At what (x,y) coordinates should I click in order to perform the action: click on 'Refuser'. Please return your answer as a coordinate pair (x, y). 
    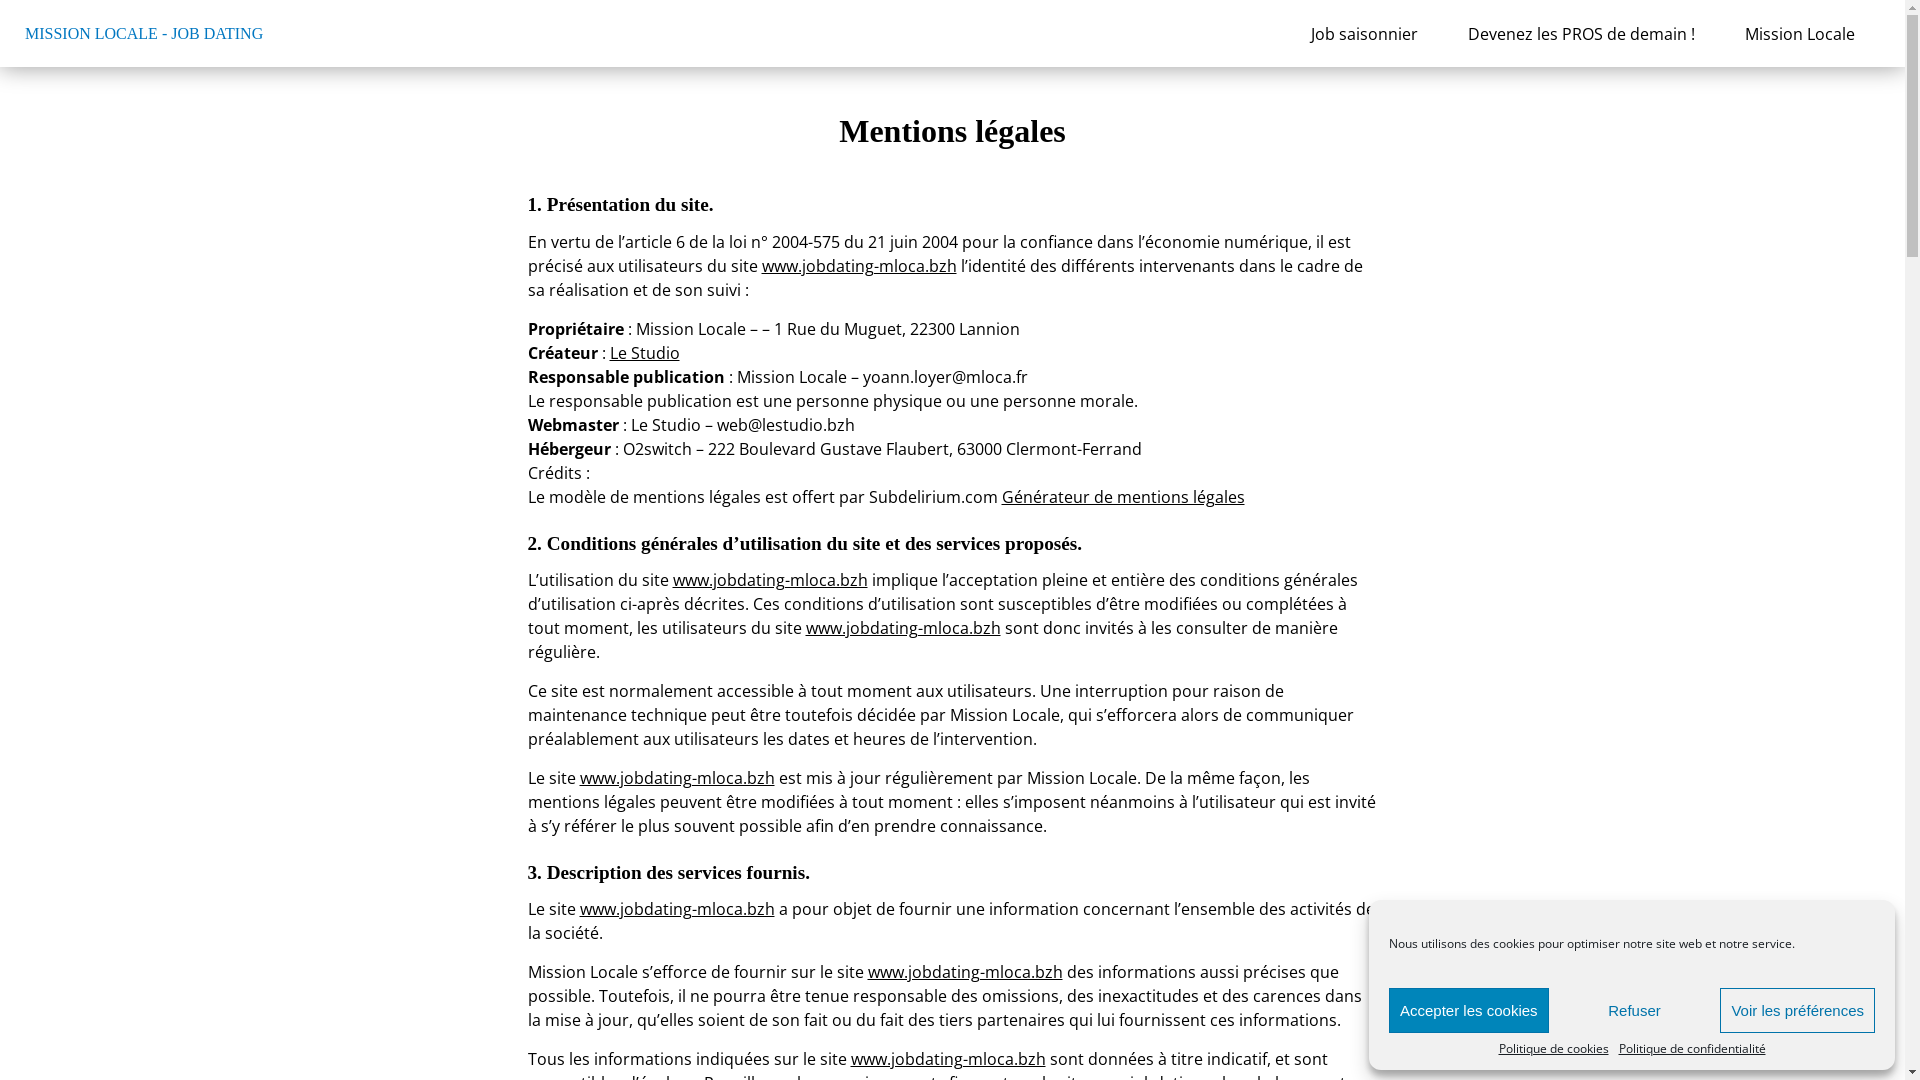
    Looking at the image, I should click on (1558, 1010).